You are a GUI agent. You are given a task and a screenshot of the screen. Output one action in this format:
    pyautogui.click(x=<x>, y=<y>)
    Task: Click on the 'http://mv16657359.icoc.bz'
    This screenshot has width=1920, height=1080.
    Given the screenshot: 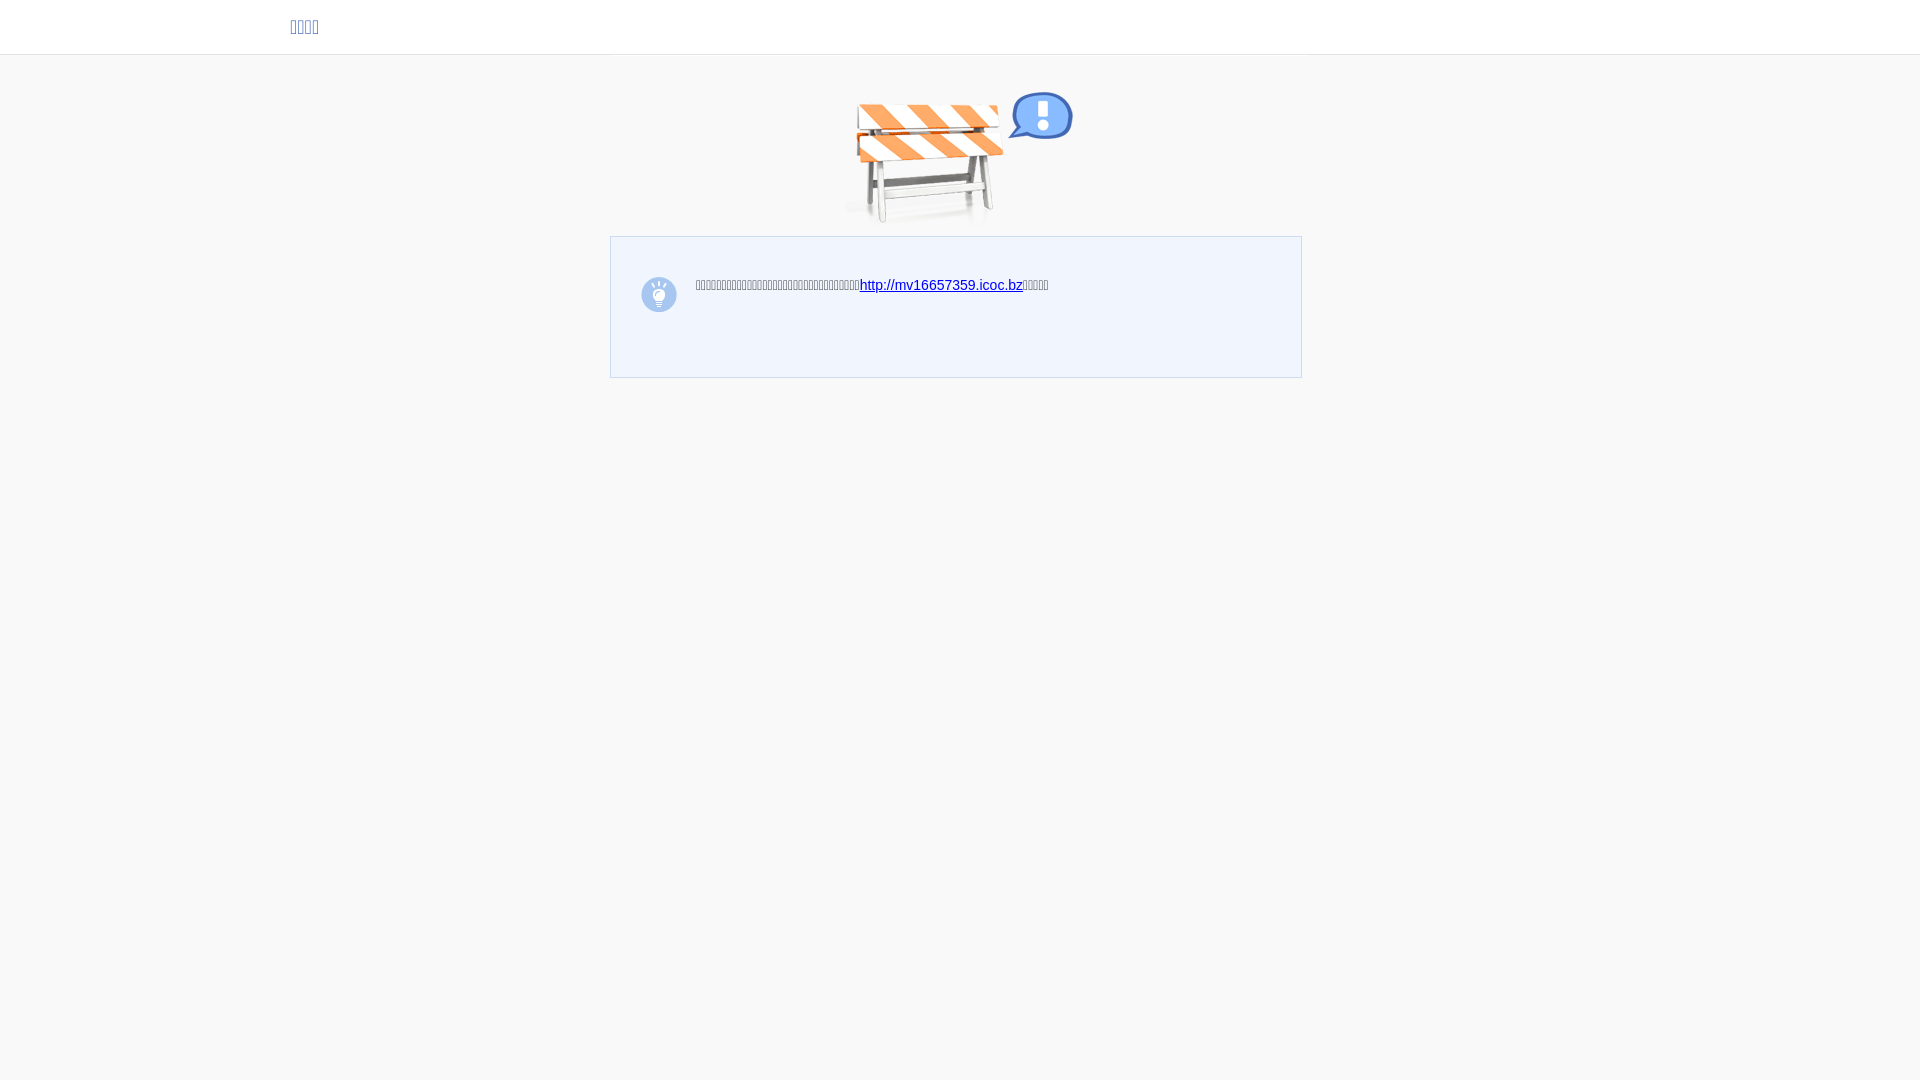 What is the action you would take?
    pyautogui.click(x=940, y=285)
    